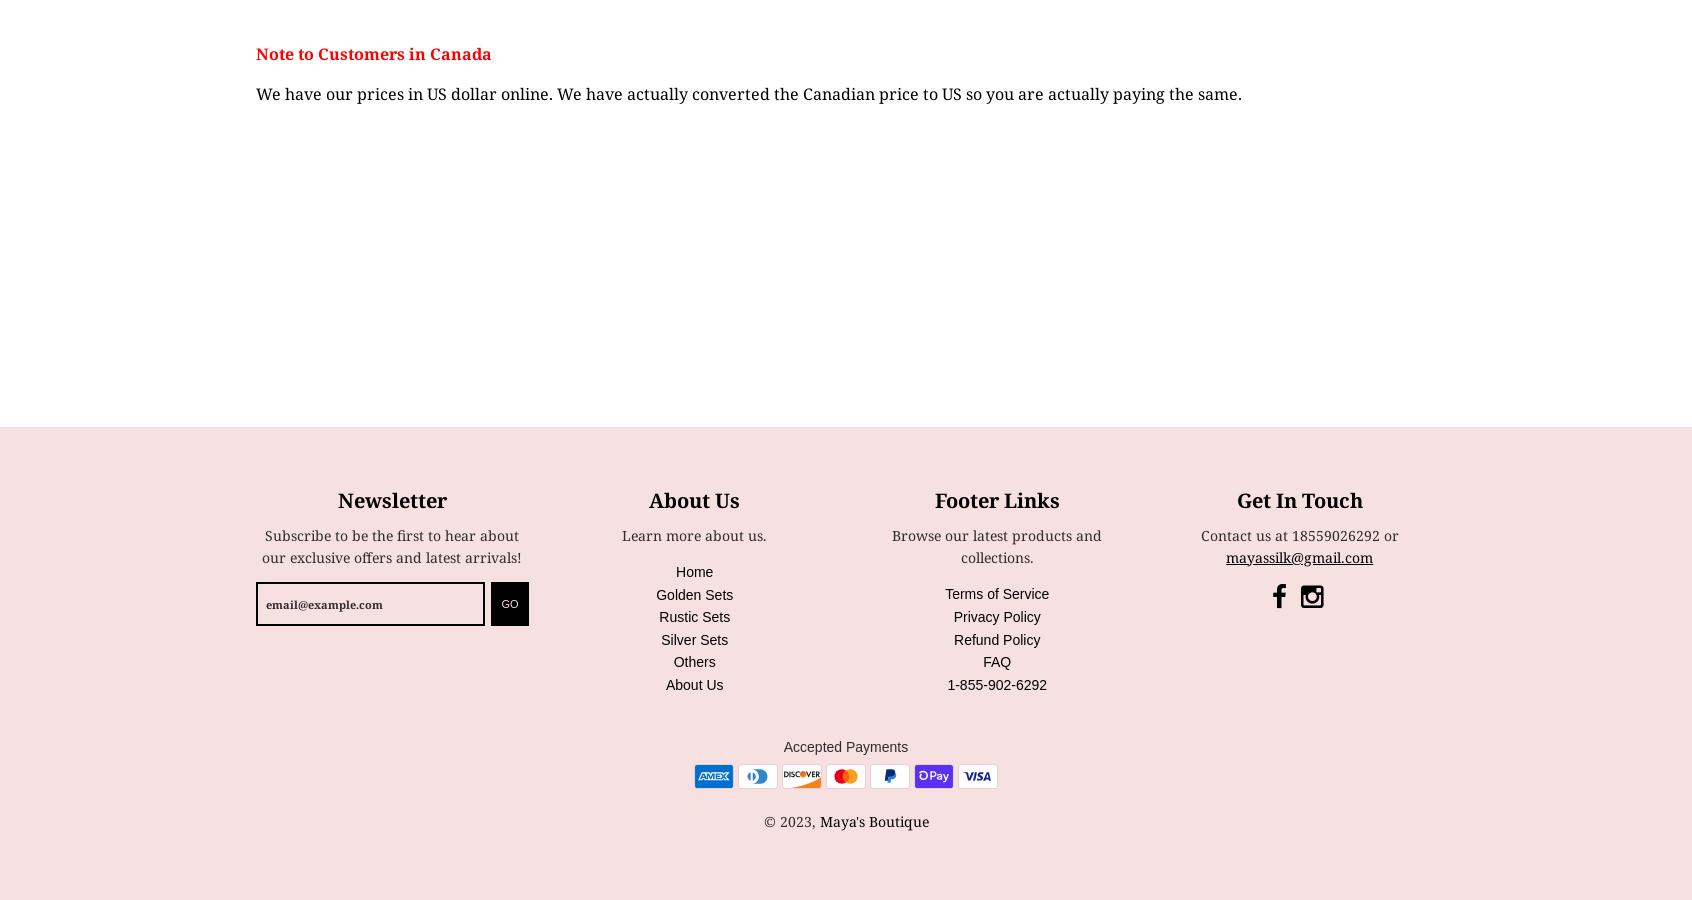 The image size is (1692, 900). Describe the element at coordinates (1298, 555) in the screenshot. I see `'mayassilk@gmail.com'` at that location.